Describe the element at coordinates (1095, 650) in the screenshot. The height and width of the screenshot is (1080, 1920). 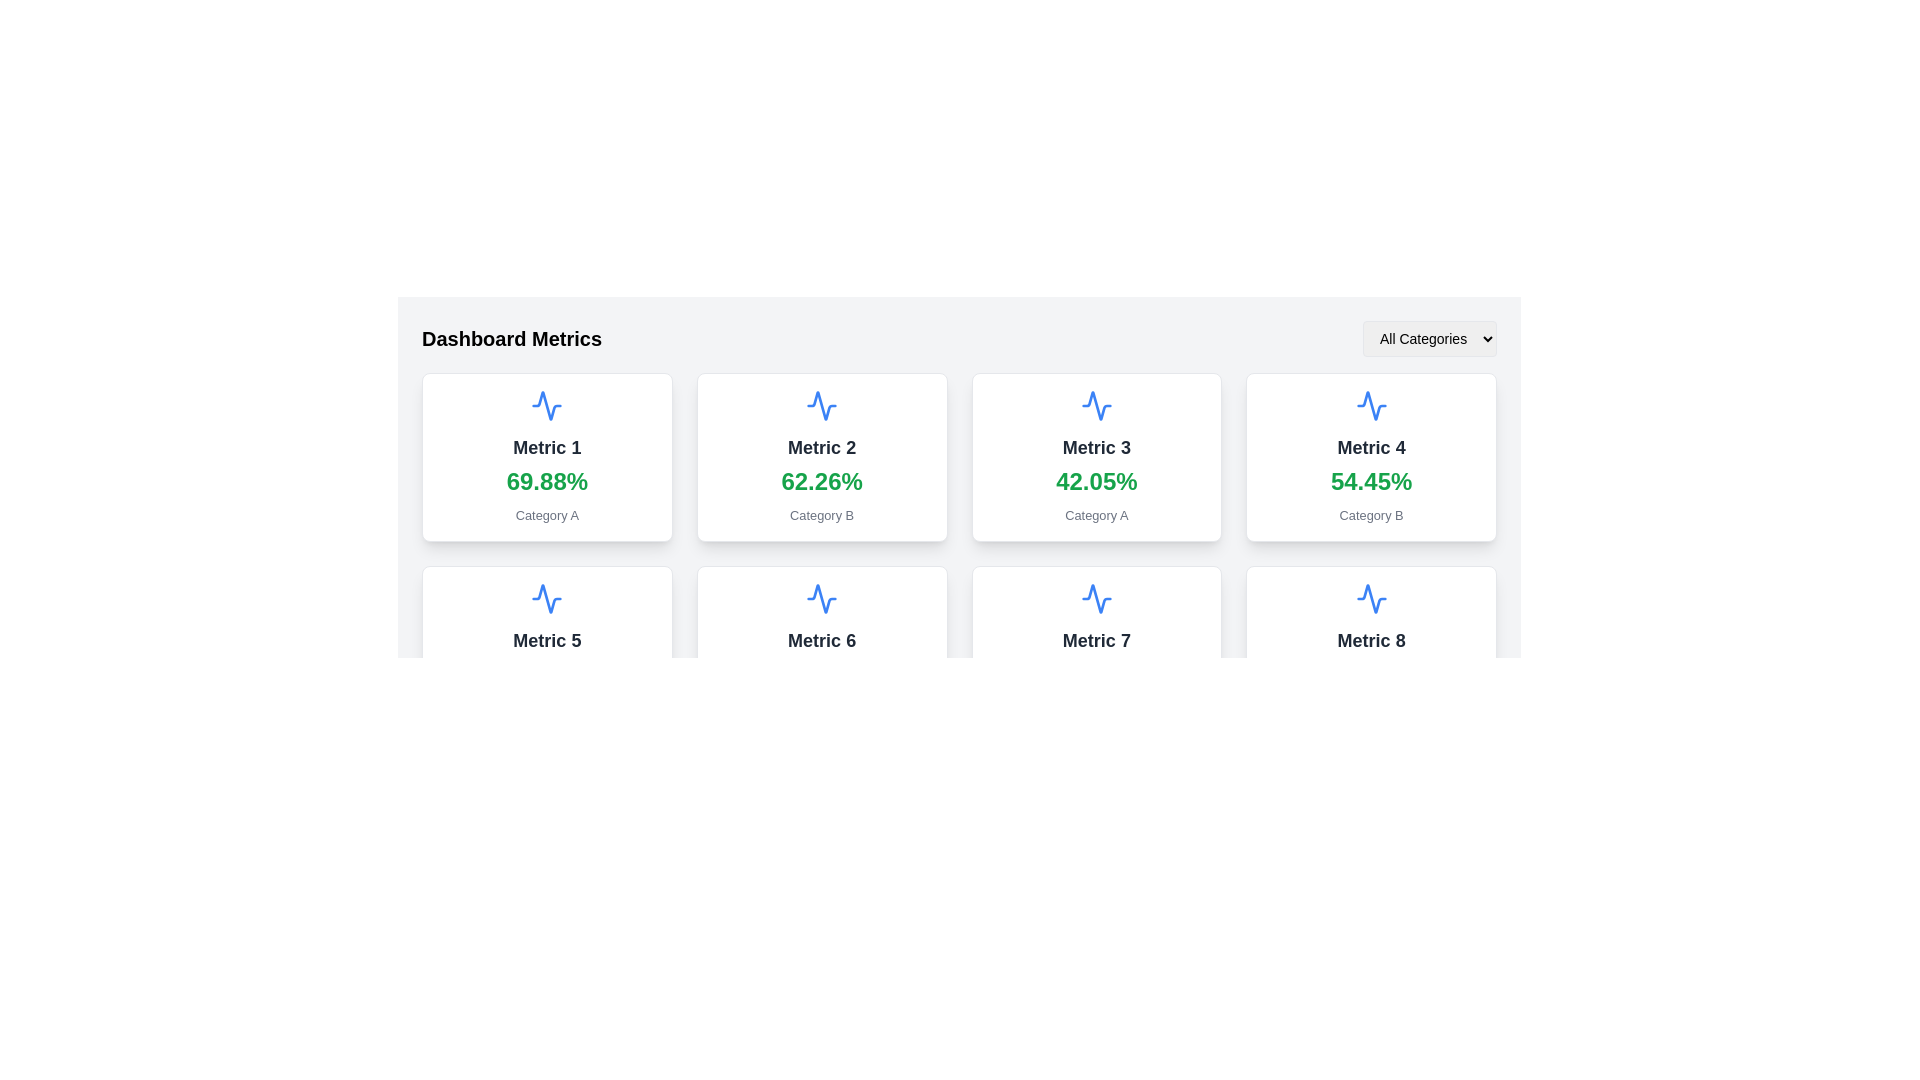
I see `the Card displaying 'Metric 7' with the value '50.06%' located in the second row, third column of the grid layout` at that location.